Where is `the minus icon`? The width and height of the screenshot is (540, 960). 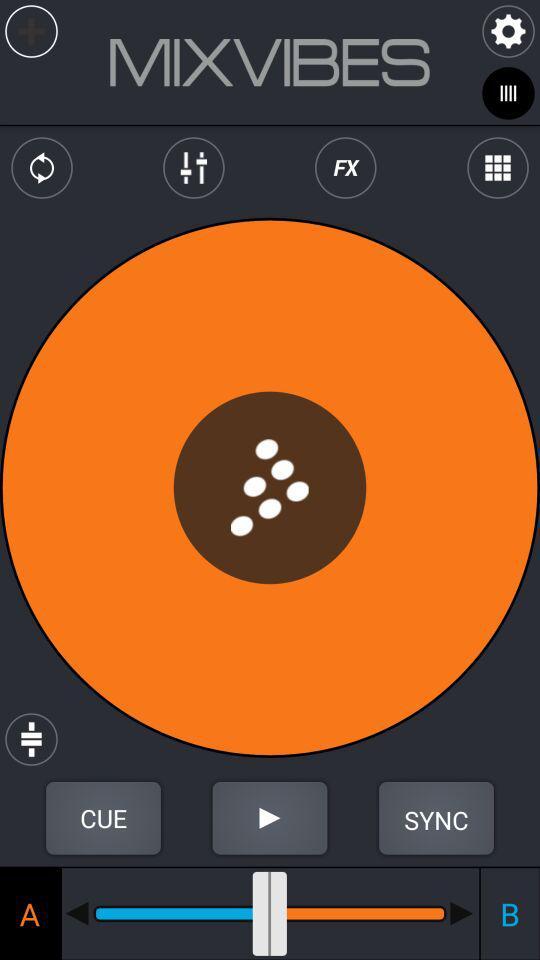
the minus icon is located at coordinates (462, 913).